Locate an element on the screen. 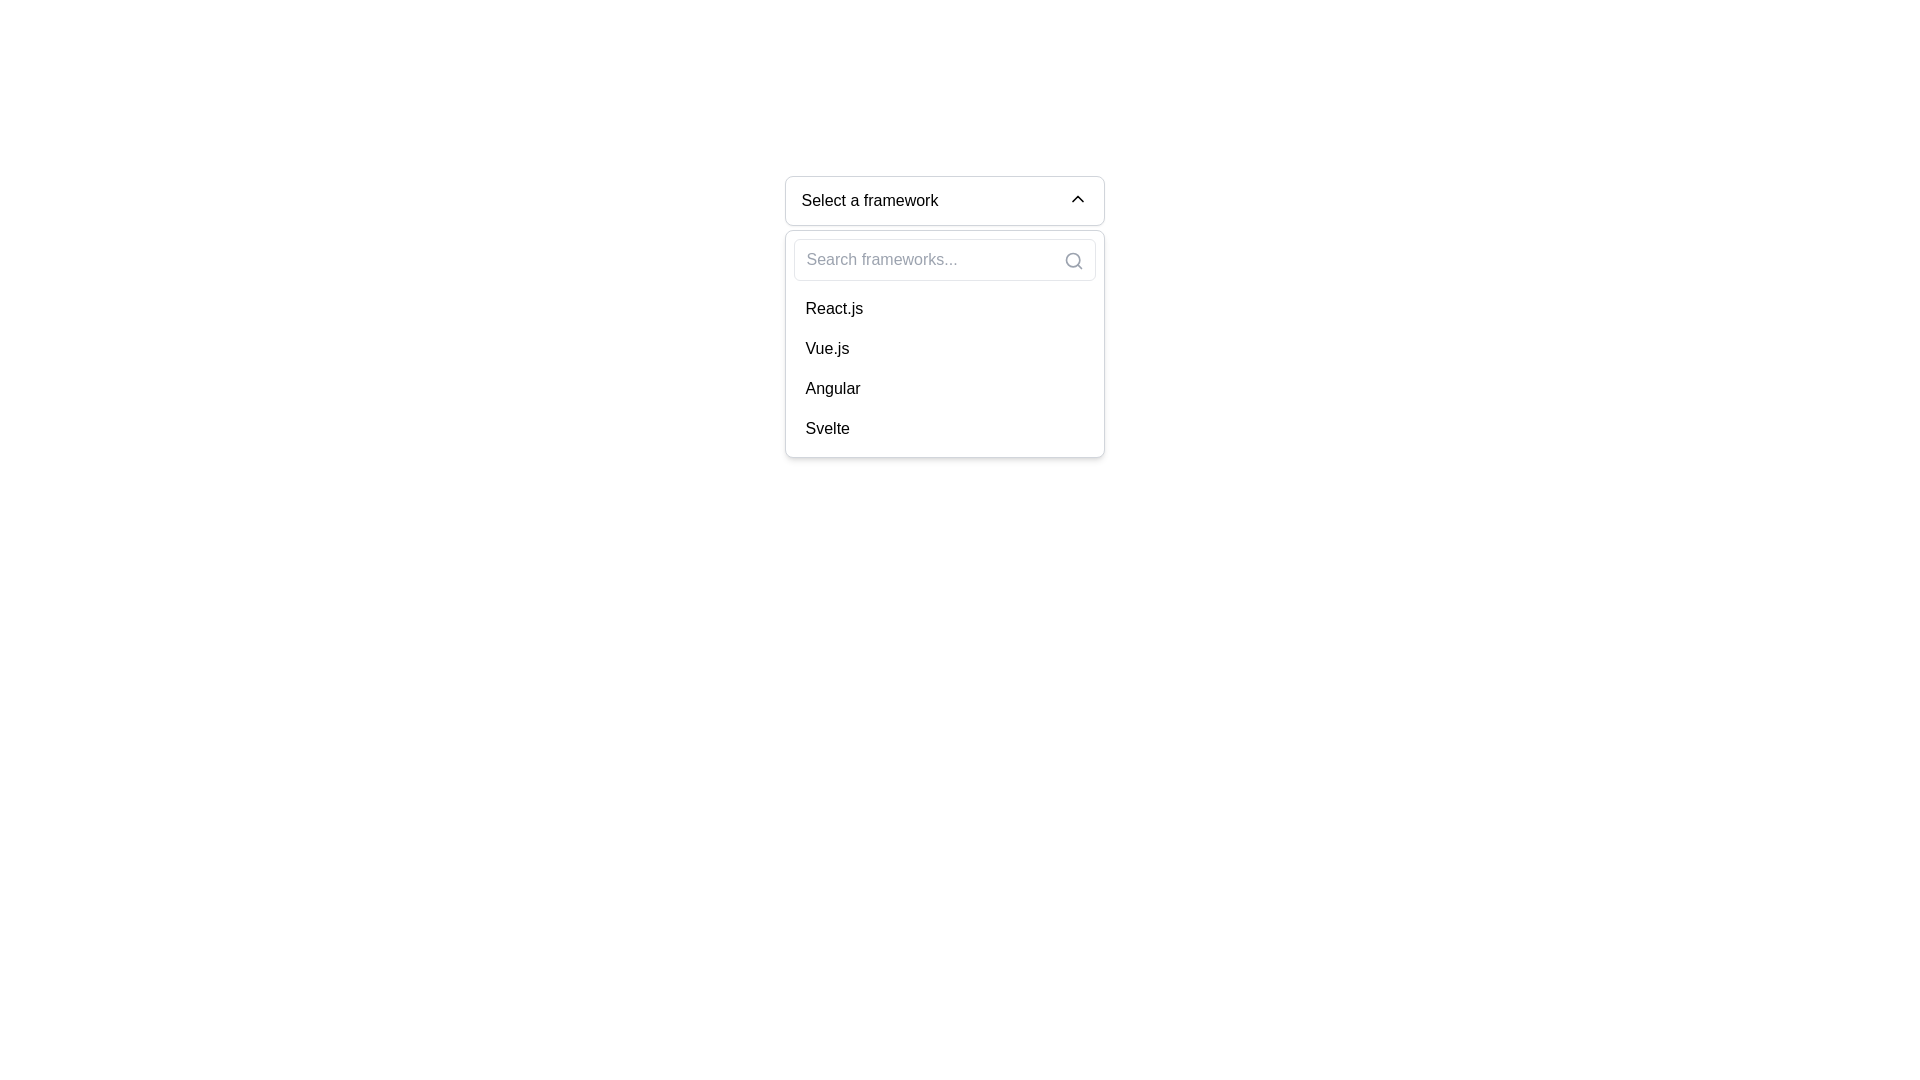  the 'Svelte' option in the dropdown menu, which is the last item in the list following 'React.js', 'Vue.js', and 'Angular' is located at coordinates (827, 427).